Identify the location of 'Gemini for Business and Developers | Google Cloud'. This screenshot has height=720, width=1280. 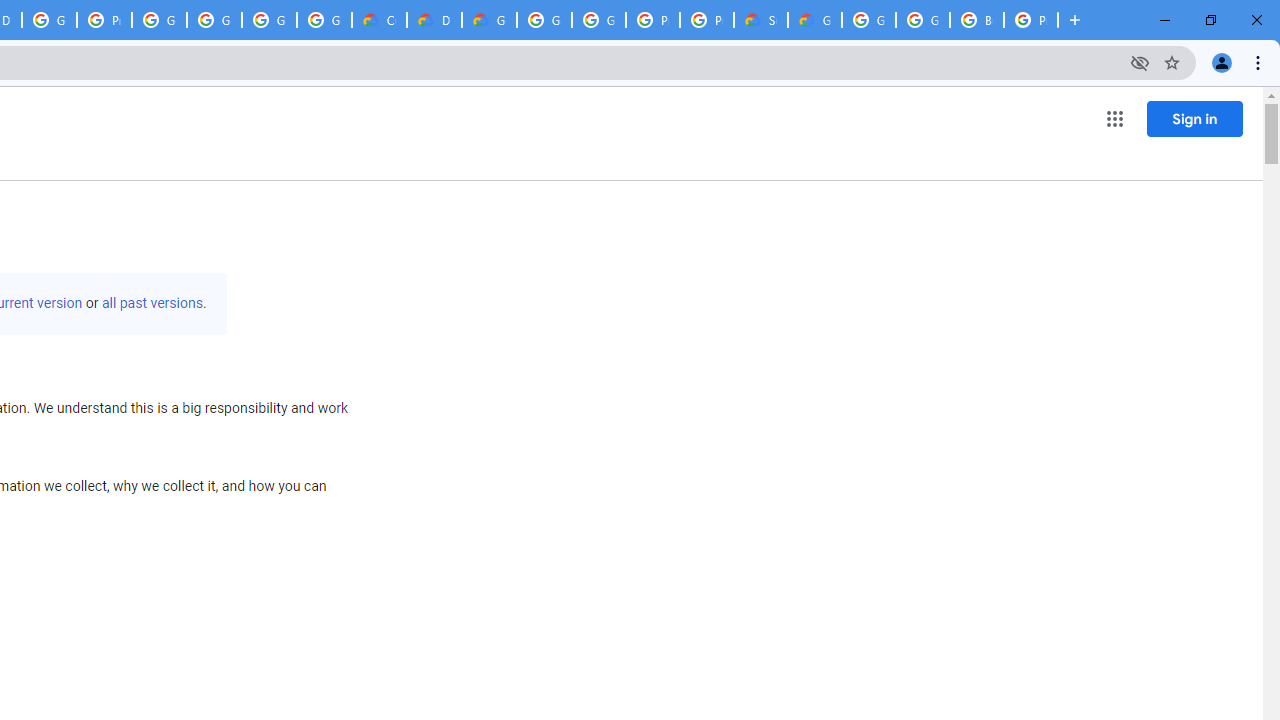
(489, 20).